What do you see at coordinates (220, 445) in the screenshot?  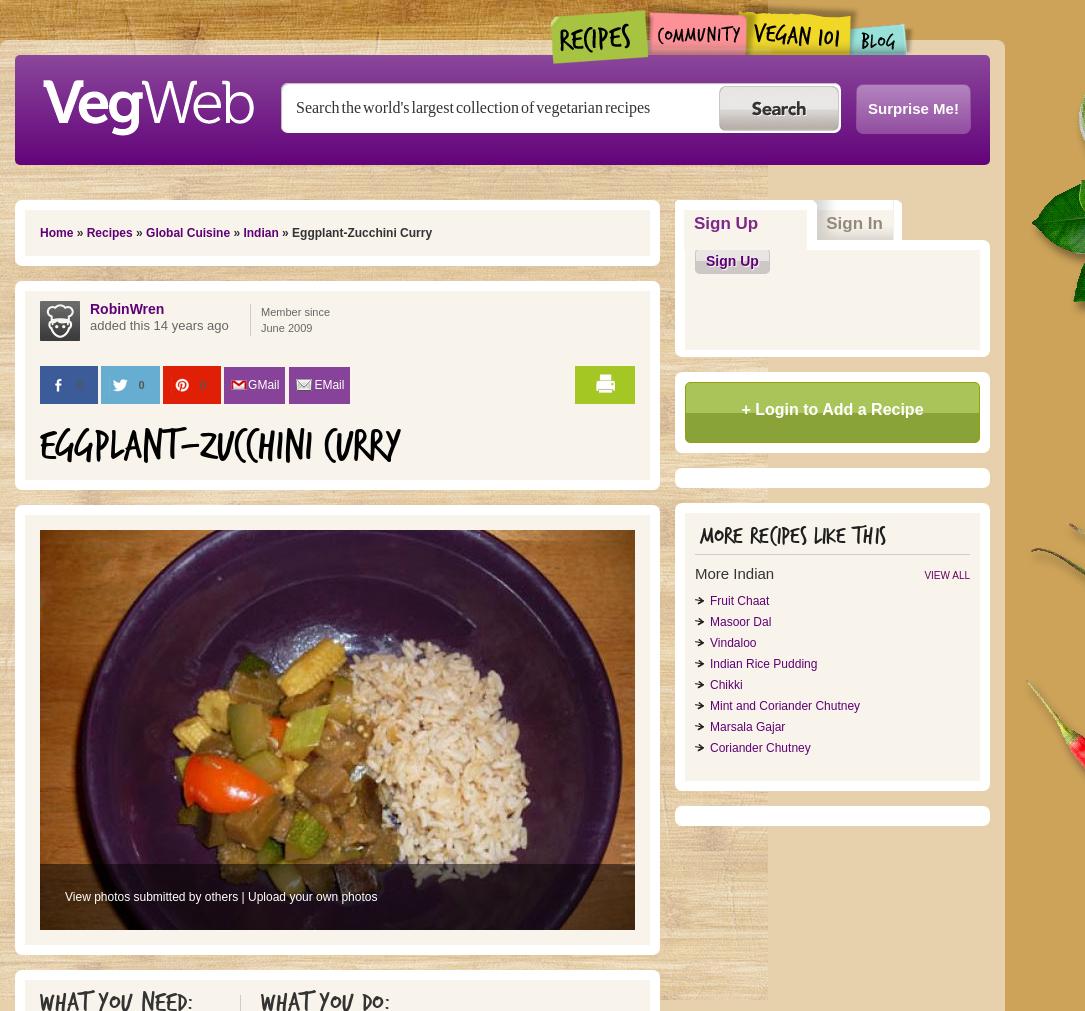 I see `'Eggplant-Zucchini Curry'` at bounding box center [220, 445].